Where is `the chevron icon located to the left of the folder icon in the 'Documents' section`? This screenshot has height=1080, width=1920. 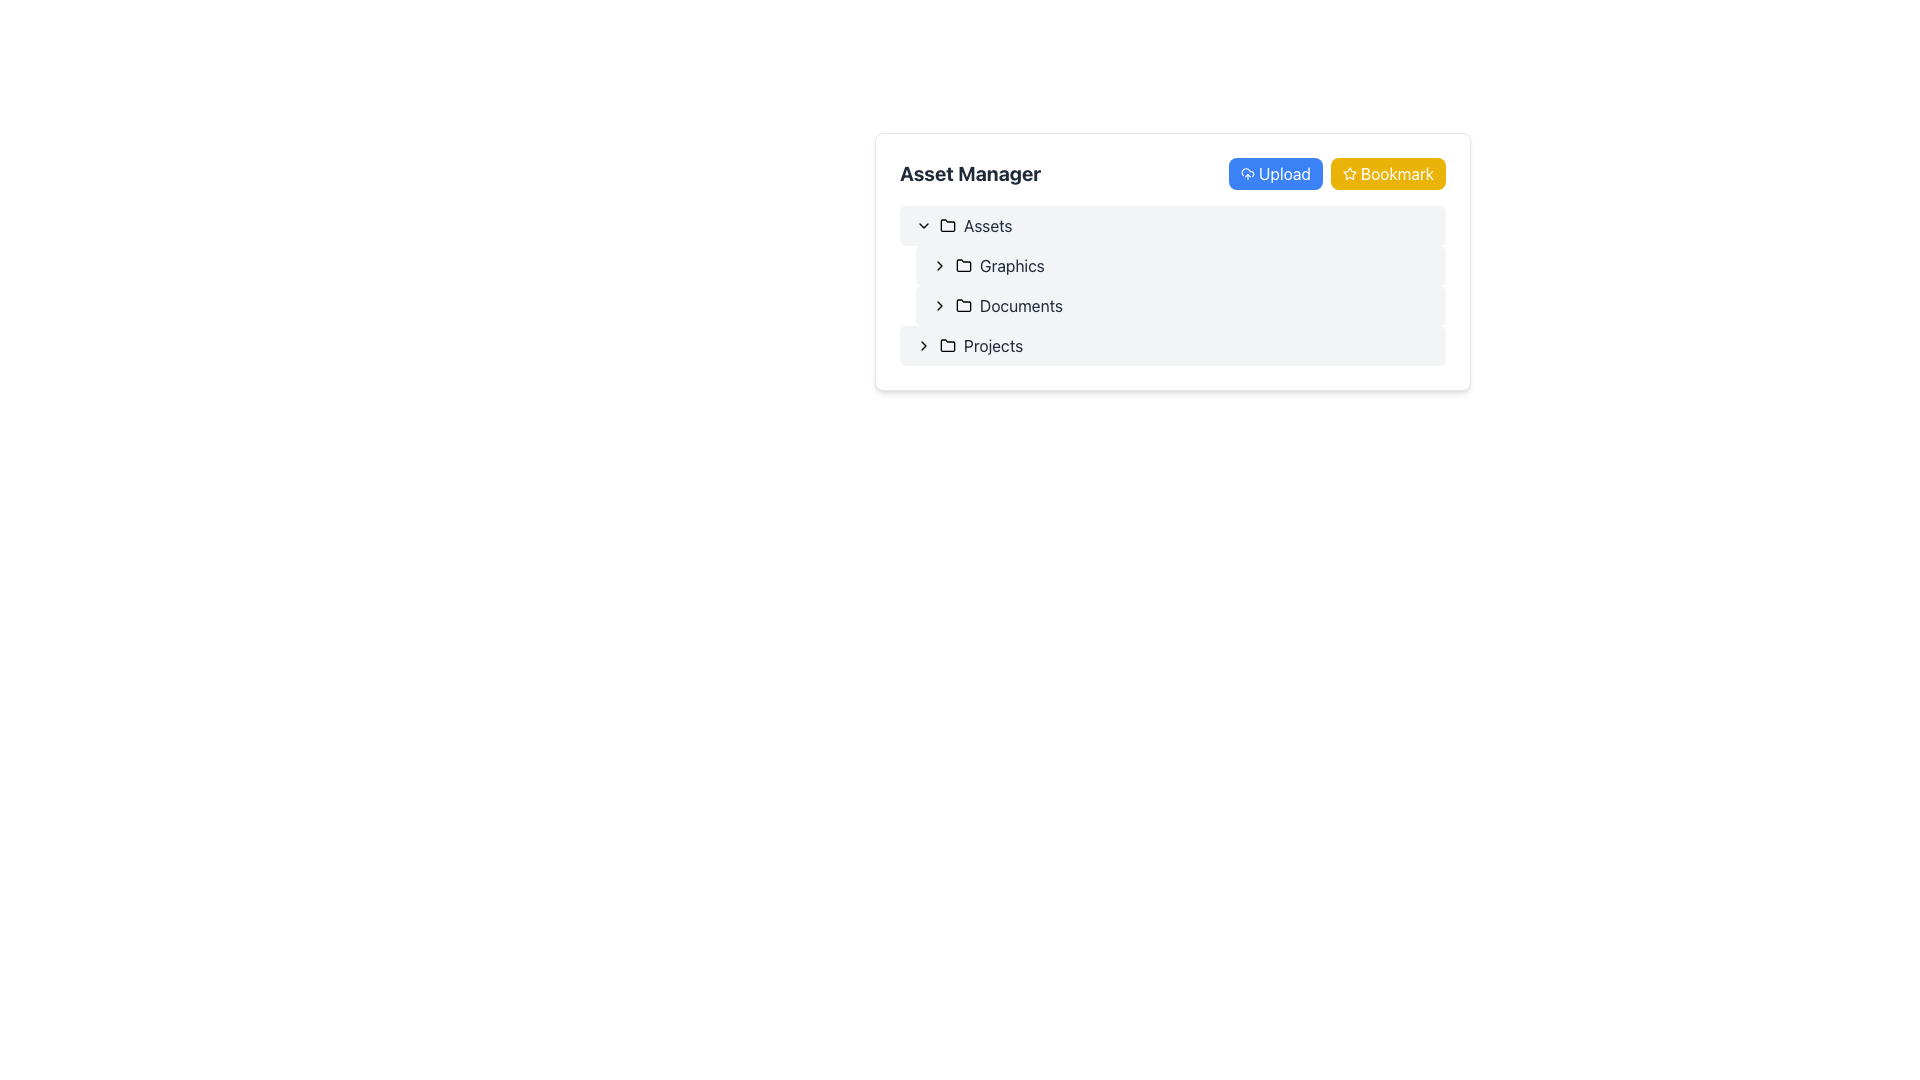
the chevron icon located to the left of the folder icon in the 'Documents' section is located at coordinates (939, 305).